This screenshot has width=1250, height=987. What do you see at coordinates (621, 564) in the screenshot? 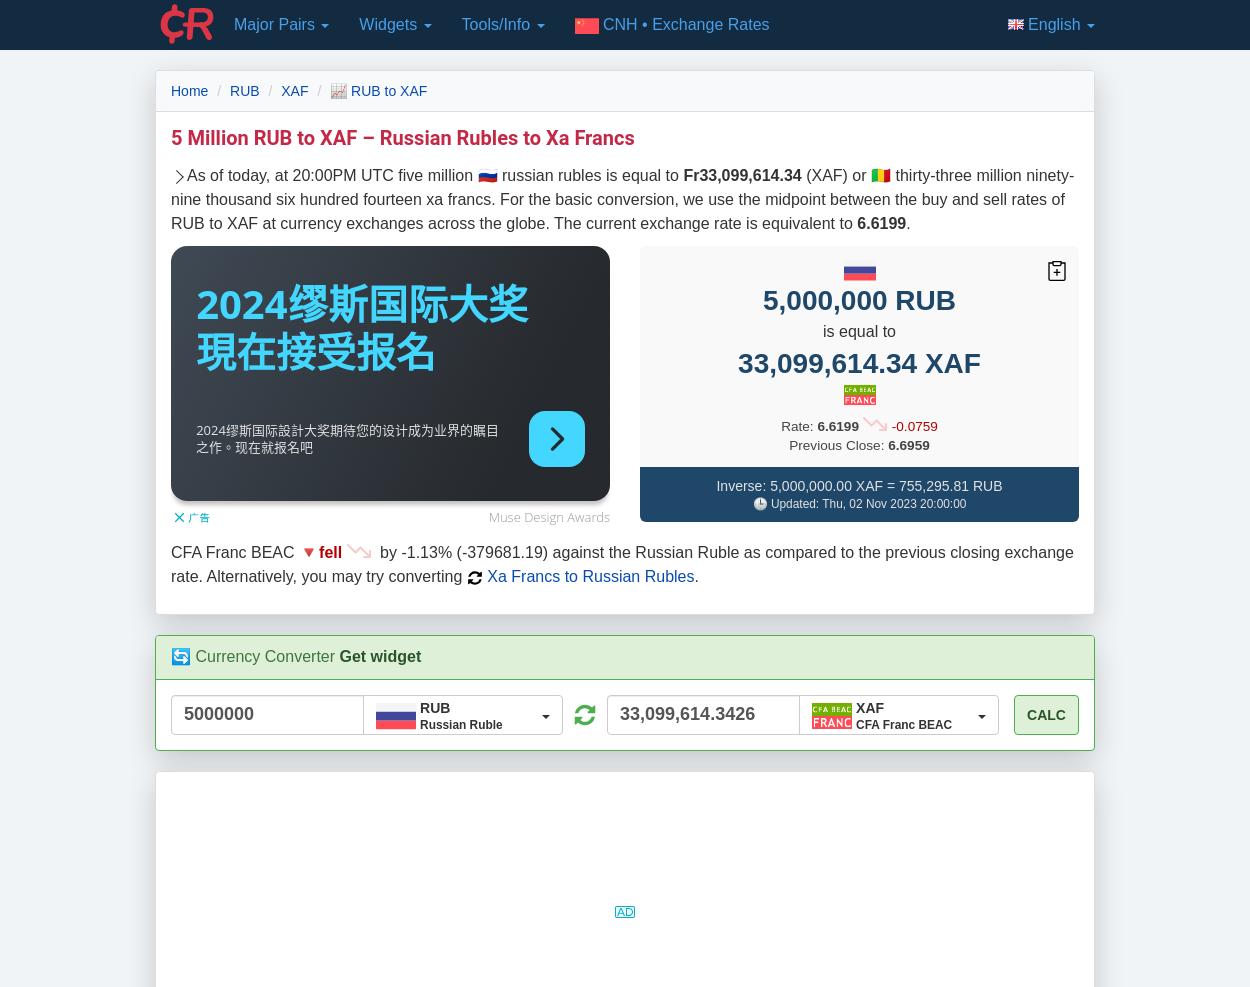
I see `'by -1.13% (-379681.19) against the Russian Ruble as compared to the previous closing exchange rate. Alternatively, you may try converting'` at bounding box center [621, 564].